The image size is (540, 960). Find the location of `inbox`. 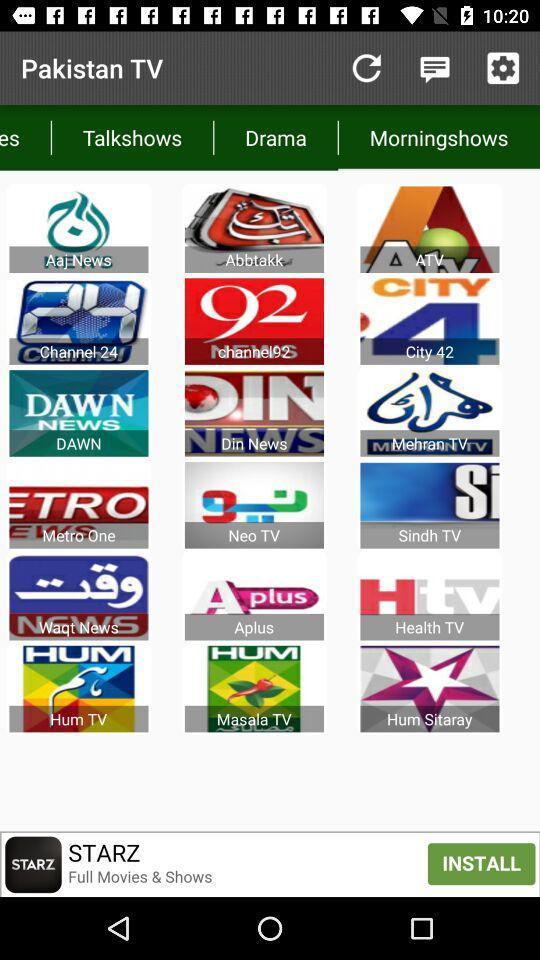

inbox is located at coordinates (434, 68).